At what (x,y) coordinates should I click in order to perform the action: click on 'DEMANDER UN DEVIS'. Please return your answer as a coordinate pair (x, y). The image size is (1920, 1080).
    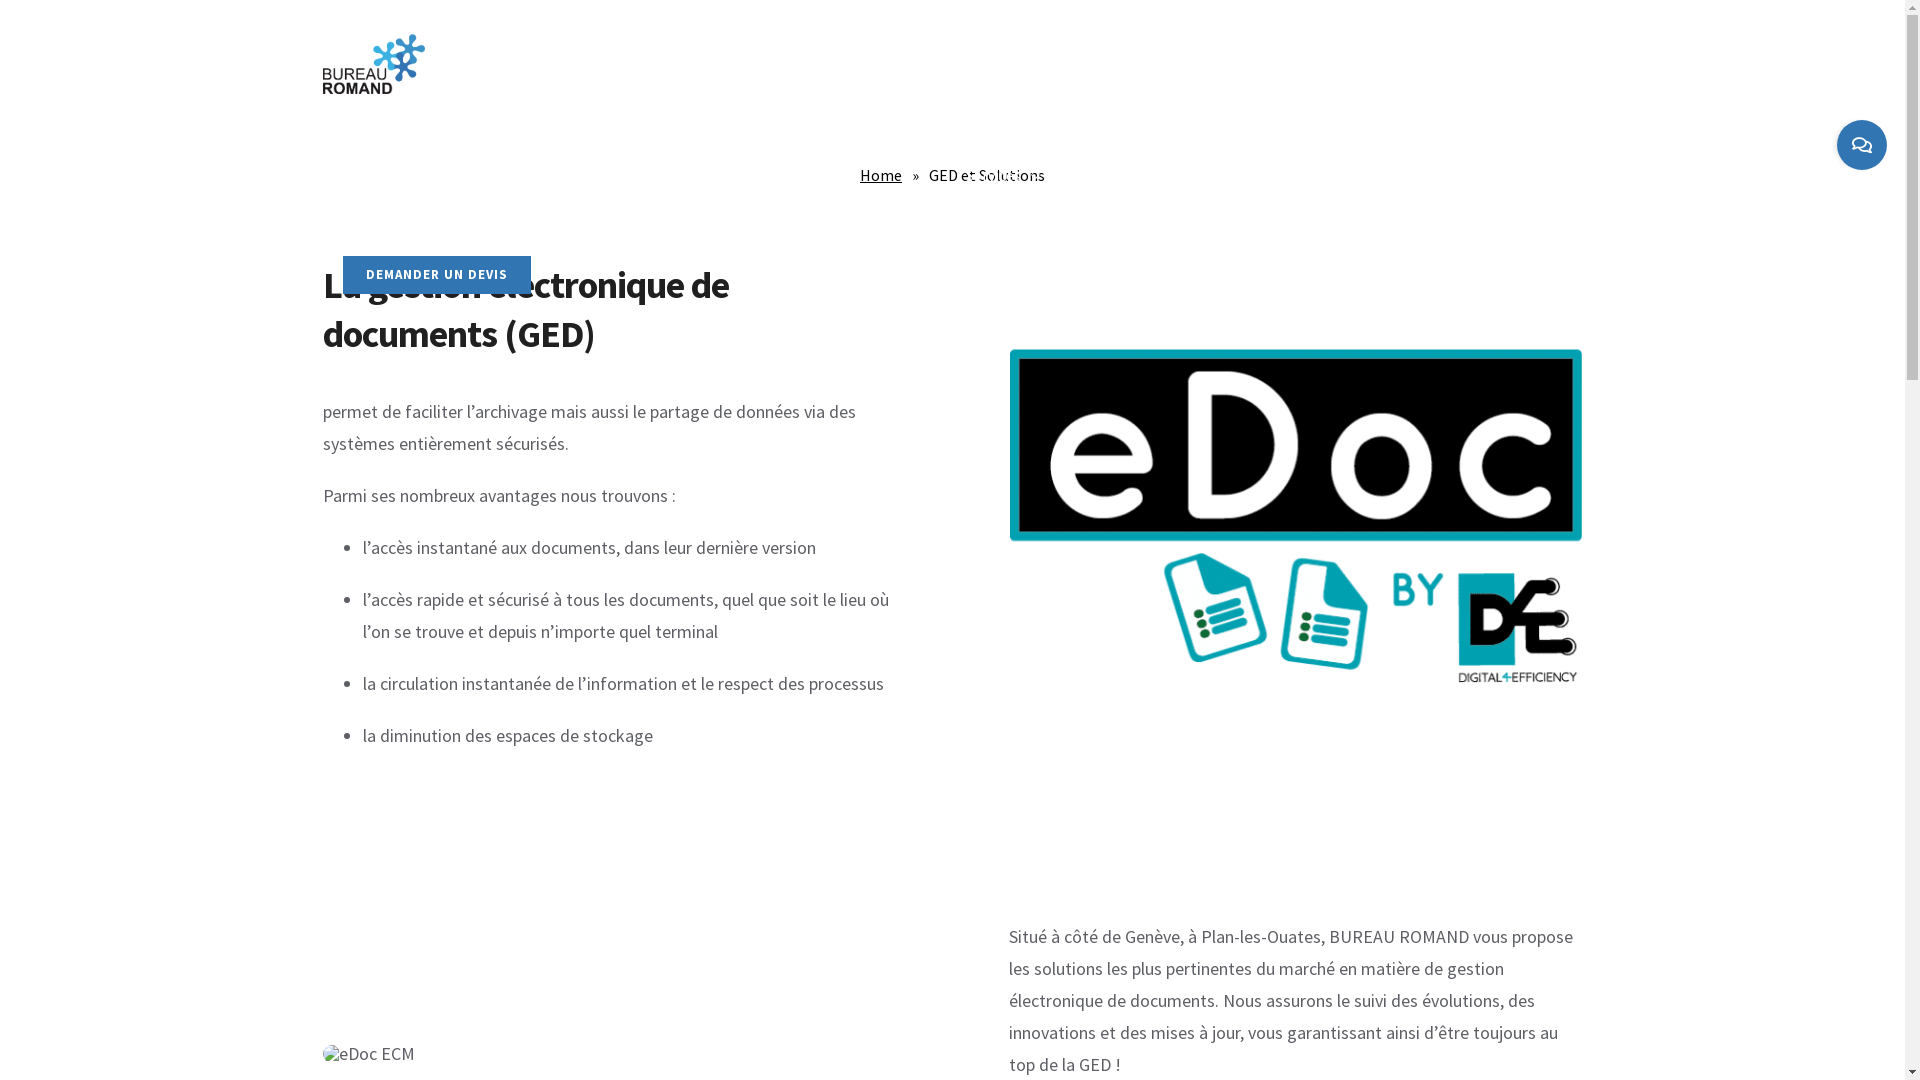
    Looking at the image, I should click on (435, 274).